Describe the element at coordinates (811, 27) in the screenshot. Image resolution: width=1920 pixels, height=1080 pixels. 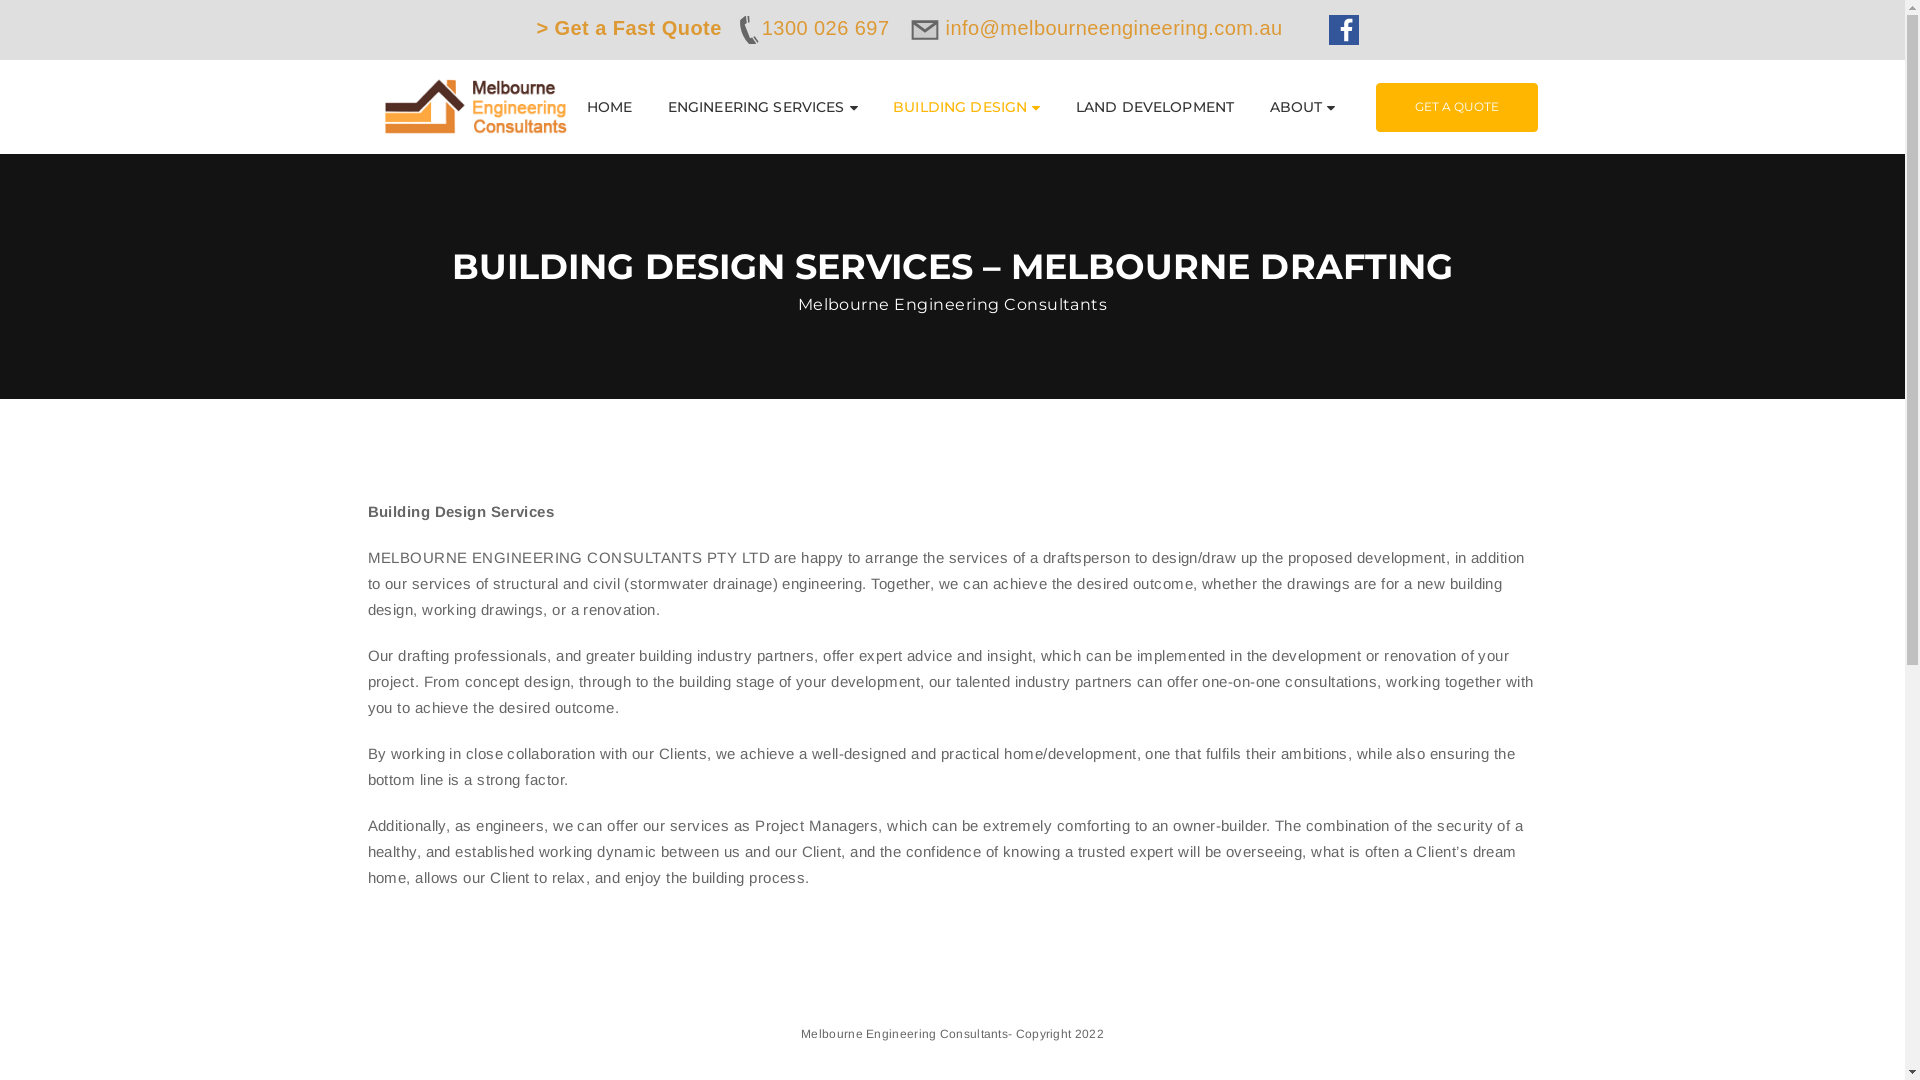
I see `'1300 026 697'` at that location.